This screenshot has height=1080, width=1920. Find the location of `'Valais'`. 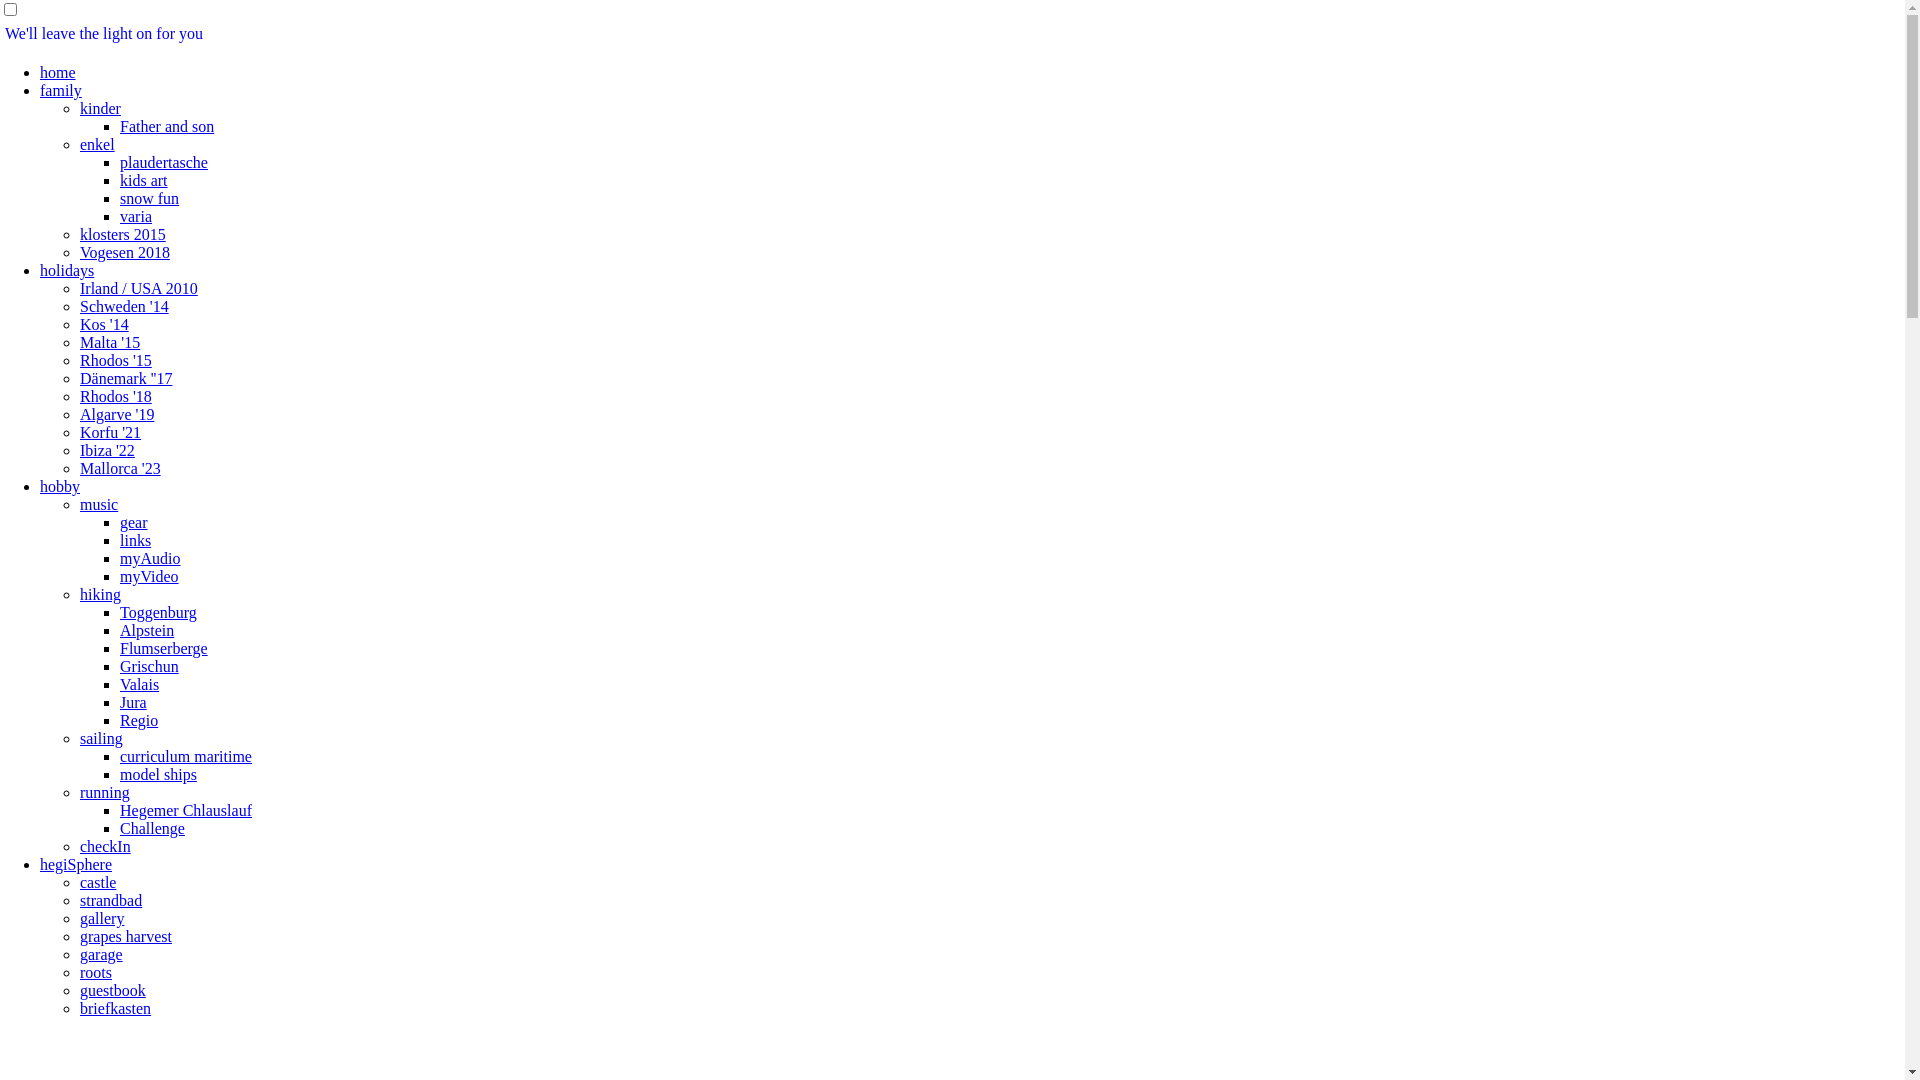

'Valais' is located at coordinates (138, 683).